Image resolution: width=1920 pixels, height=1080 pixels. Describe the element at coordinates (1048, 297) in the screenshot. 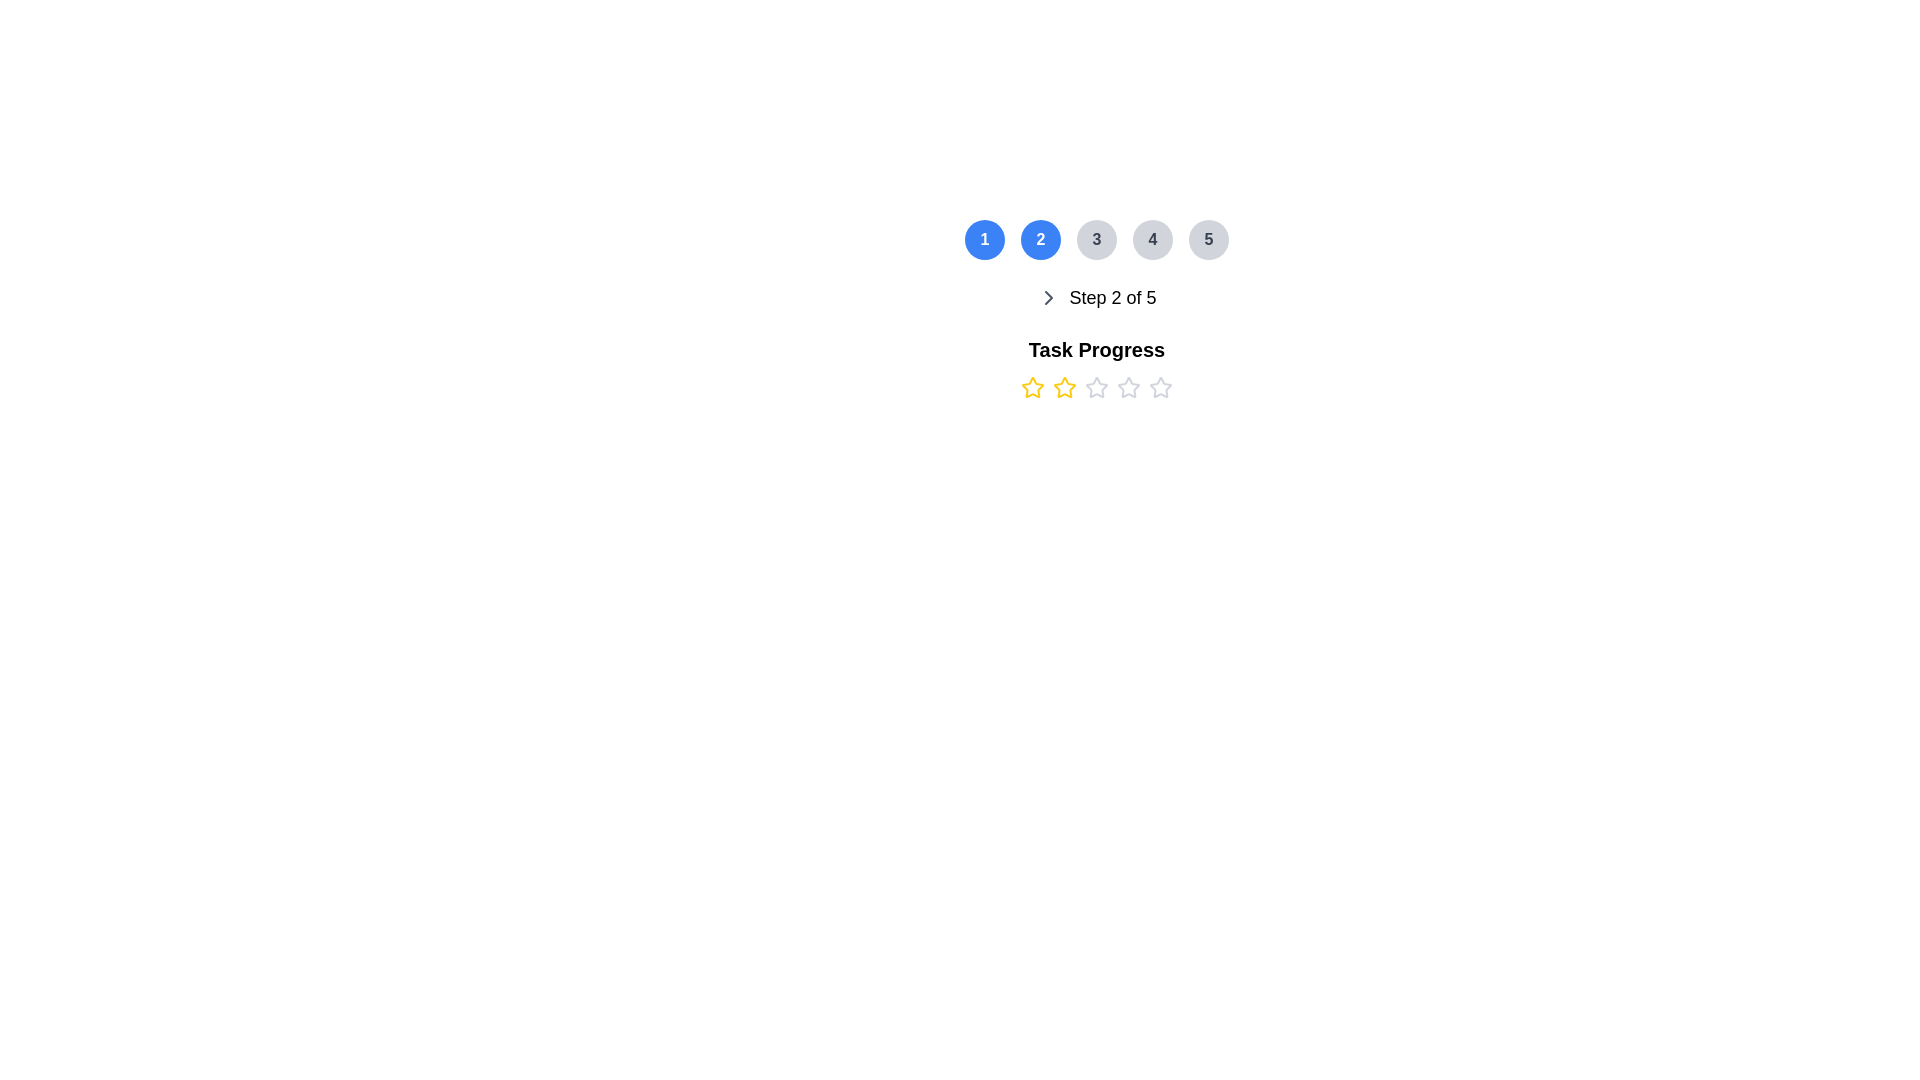

I see `the Icon (Chevron Right), which is a gray arrow icon indicating progression in the navigation interface located immediately after the '2' indicator button` at that location.